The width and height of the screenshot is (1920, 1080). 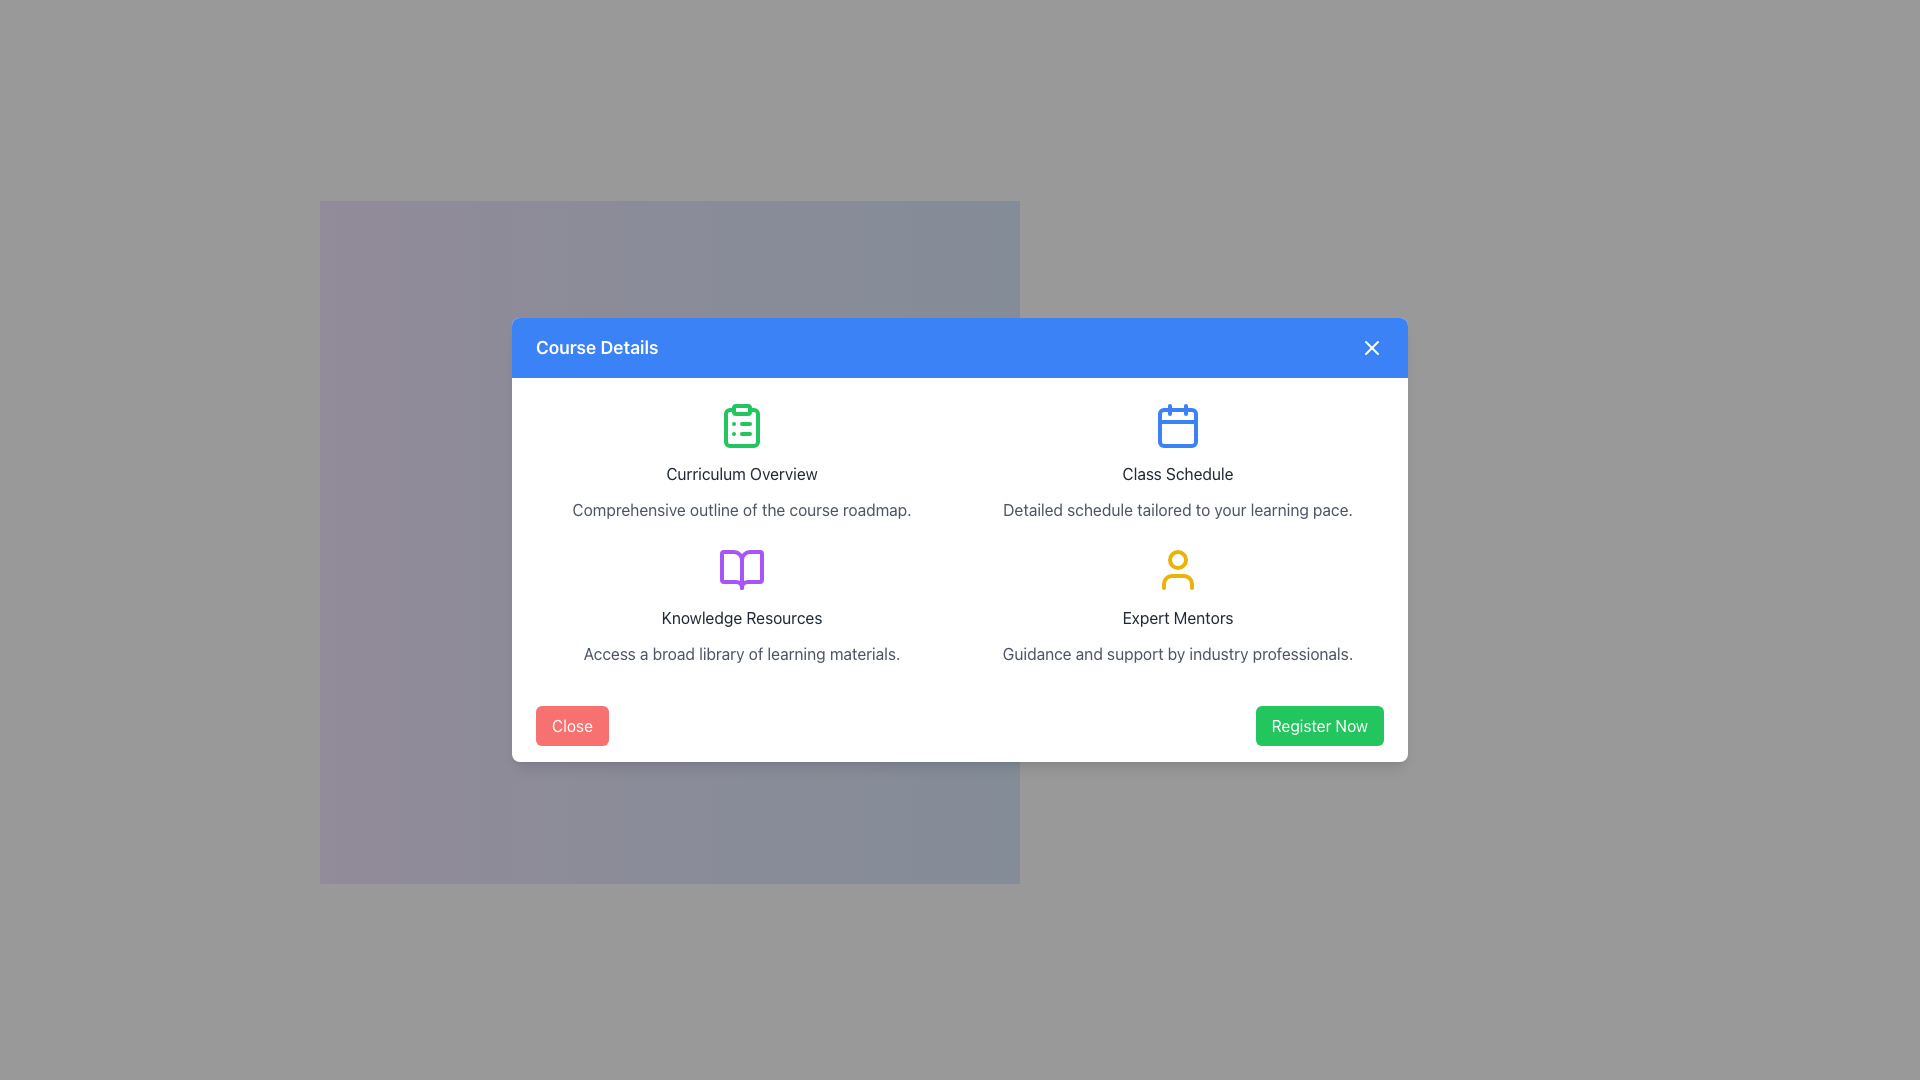 What do you see at coordinates (741, 604) in the screenshot?
I see `the 'Knowledge Resources' informational panel, which is the third item in the grid layout, located in the bottom-left quadrant` at bounding box center [741, 604].